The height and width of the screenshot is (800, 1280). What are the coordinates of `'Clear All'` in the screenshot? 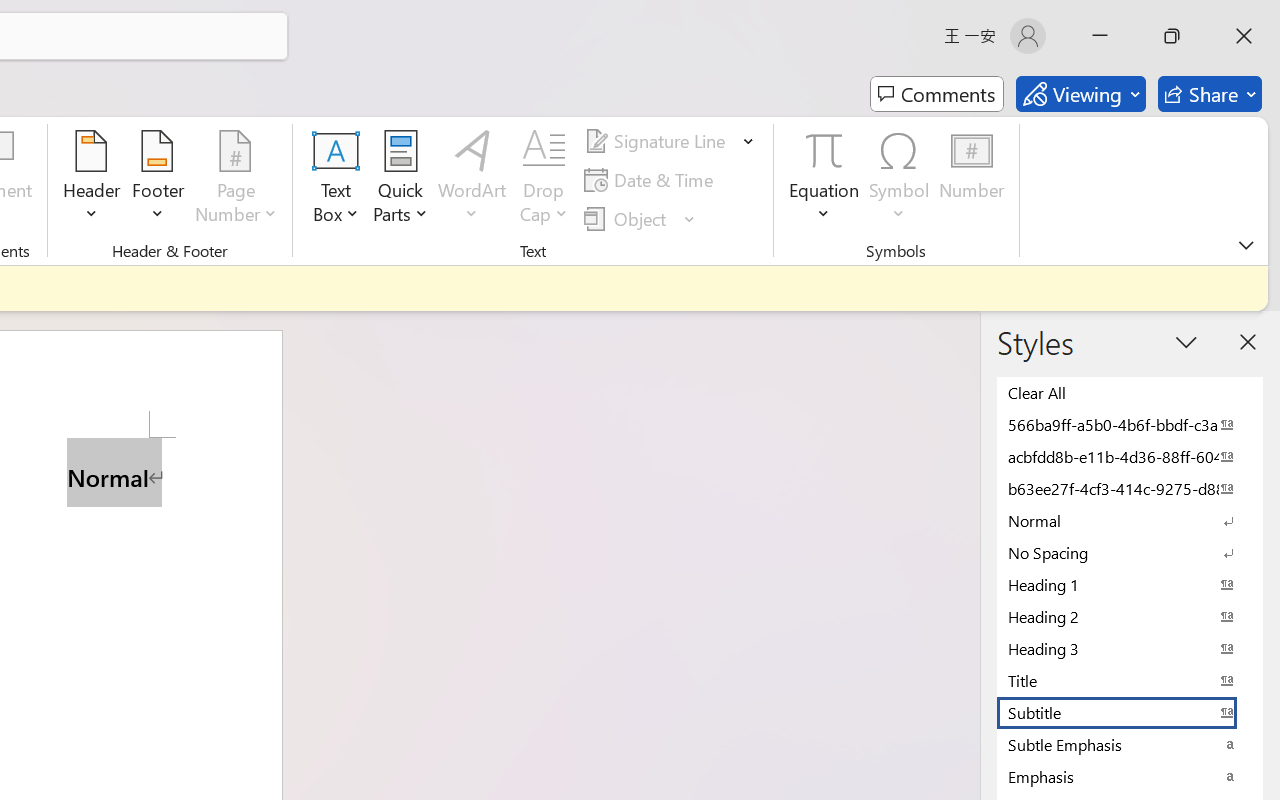 It's located at (1130, 391).